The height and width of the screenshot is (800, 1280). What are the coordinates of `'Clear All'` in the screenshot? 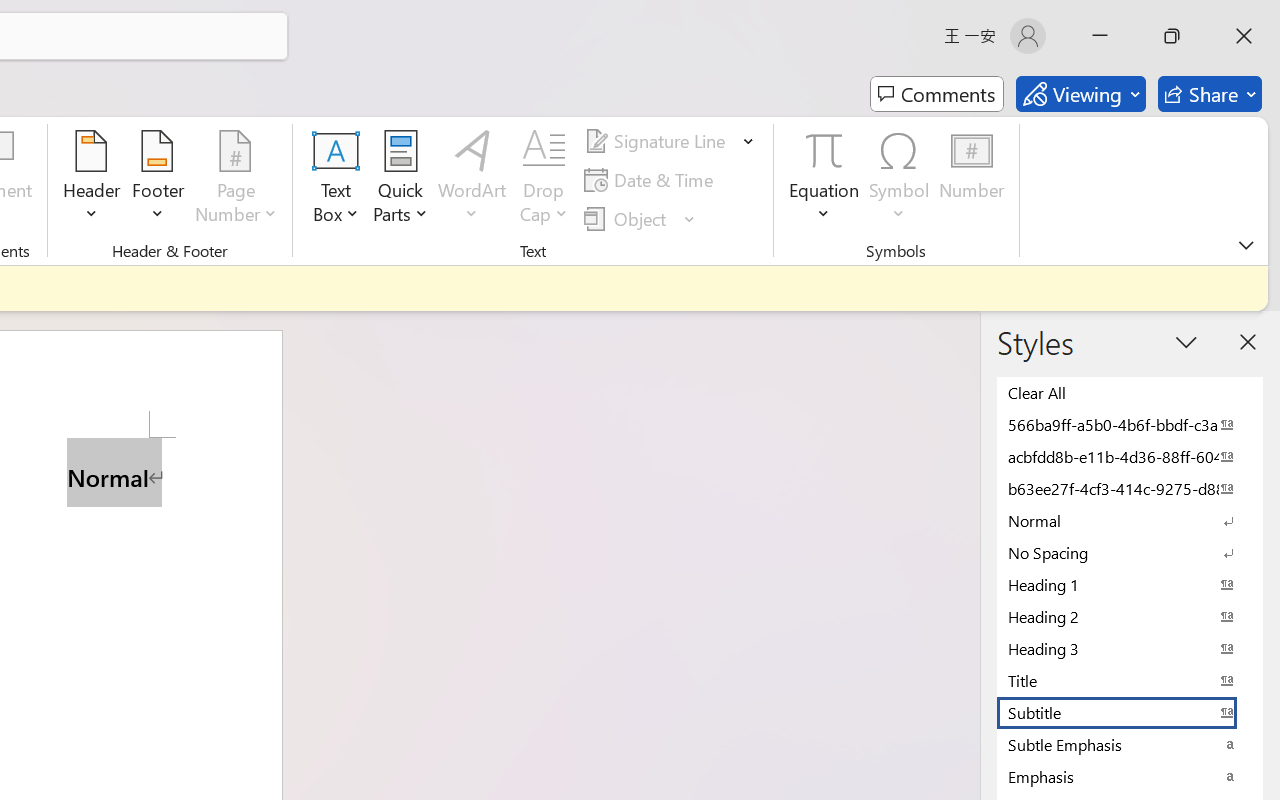 It's located at (1130, 391).